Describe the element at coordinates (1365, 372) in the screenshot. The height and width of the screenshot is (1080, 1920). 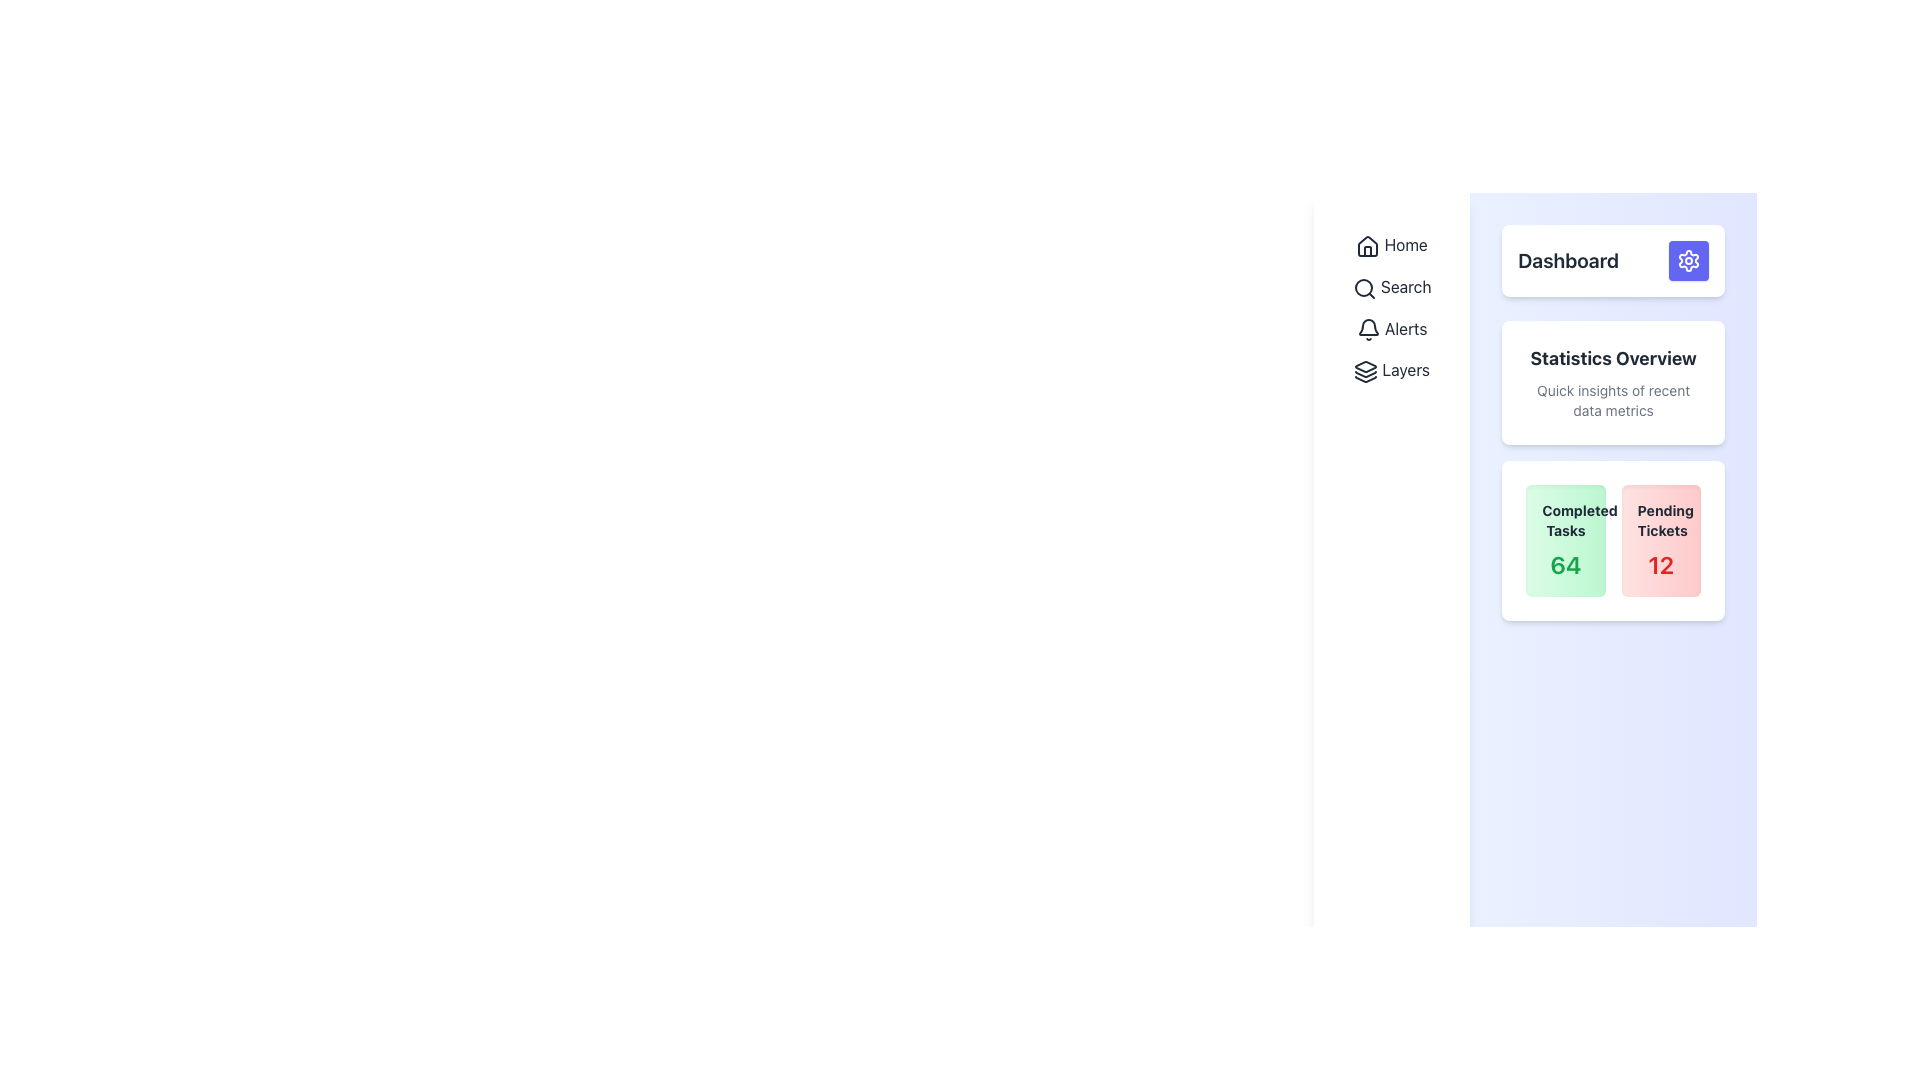
I see `the 'Layers' icon located in the left sidebar menu, which is the fourth icon in a vertical sequence following 'Home', 'Search', and 'Alerts'` at that location.